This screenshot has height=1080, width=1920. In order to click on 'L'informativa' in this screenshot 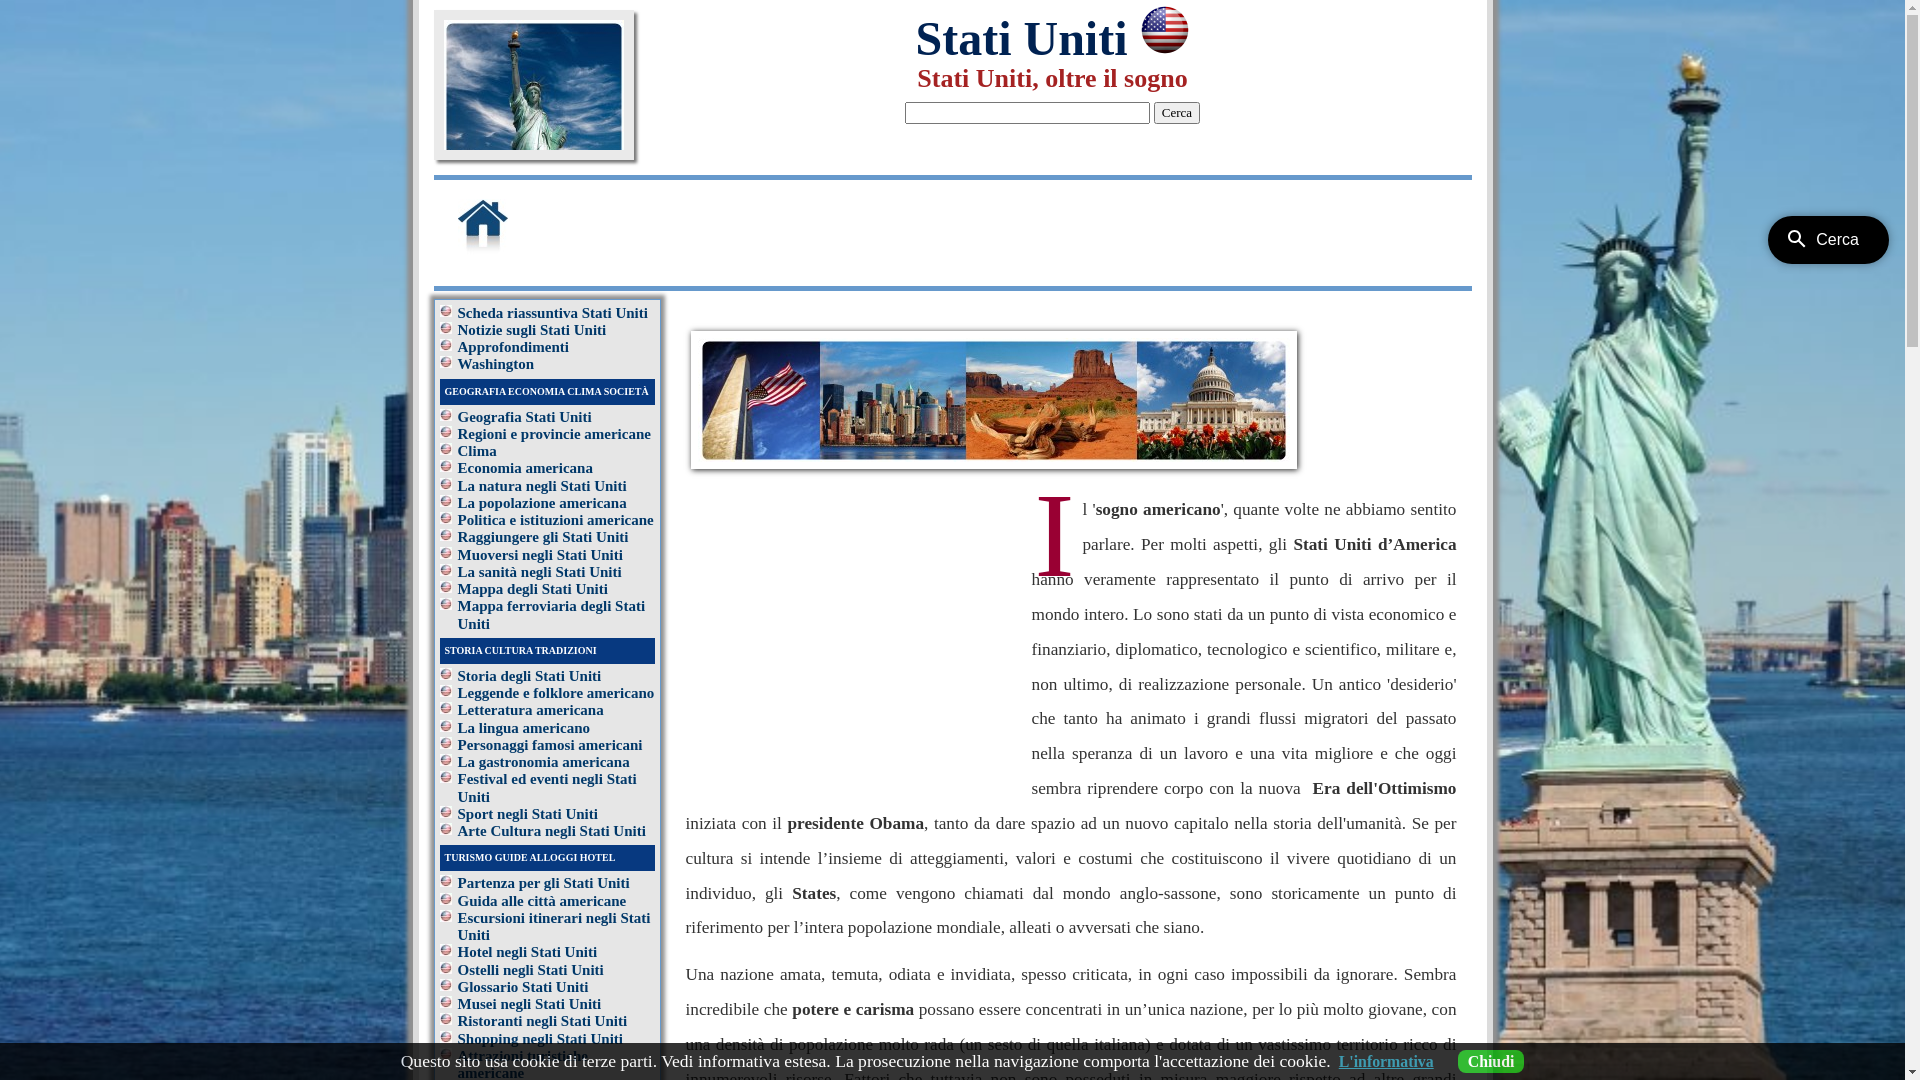, I will do `click(1385, 1060)`.